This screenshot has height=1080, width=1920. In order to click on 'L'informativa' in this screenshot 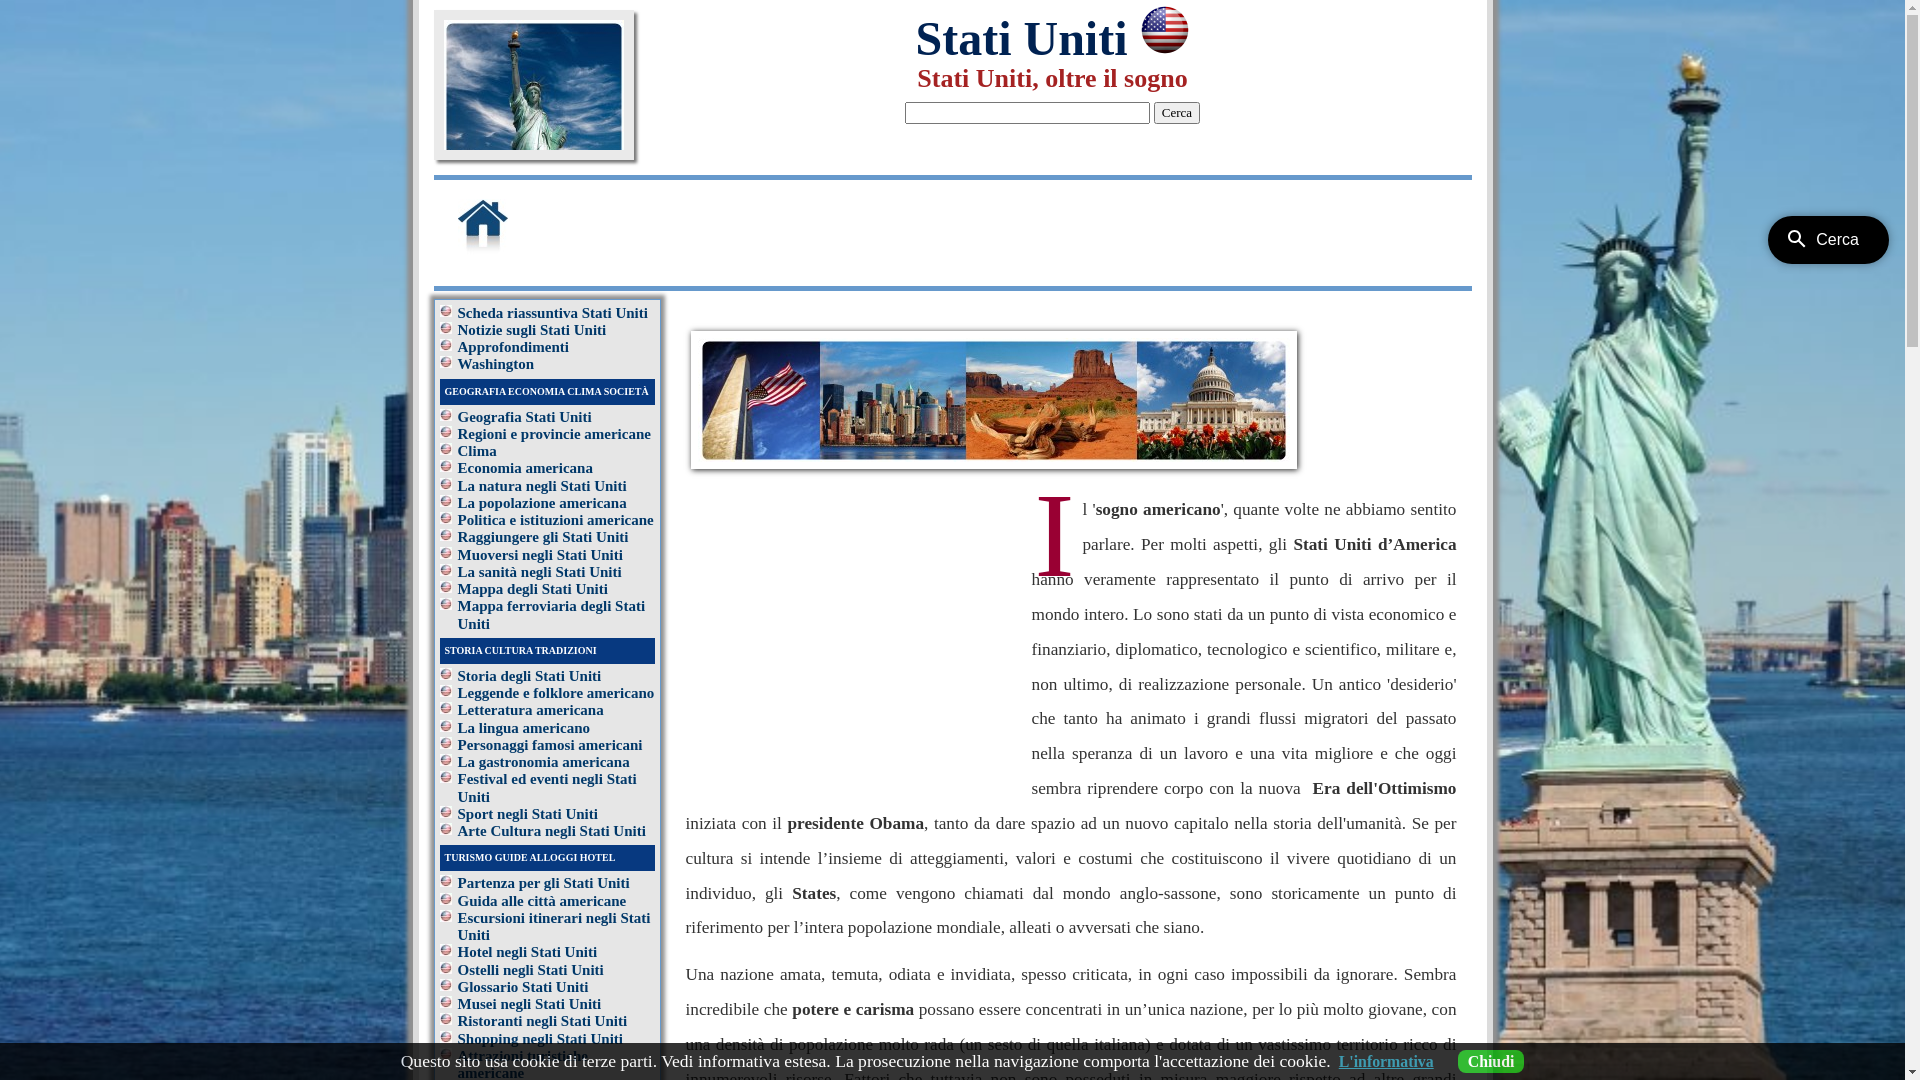, I will do `click(1385, 1060)`.